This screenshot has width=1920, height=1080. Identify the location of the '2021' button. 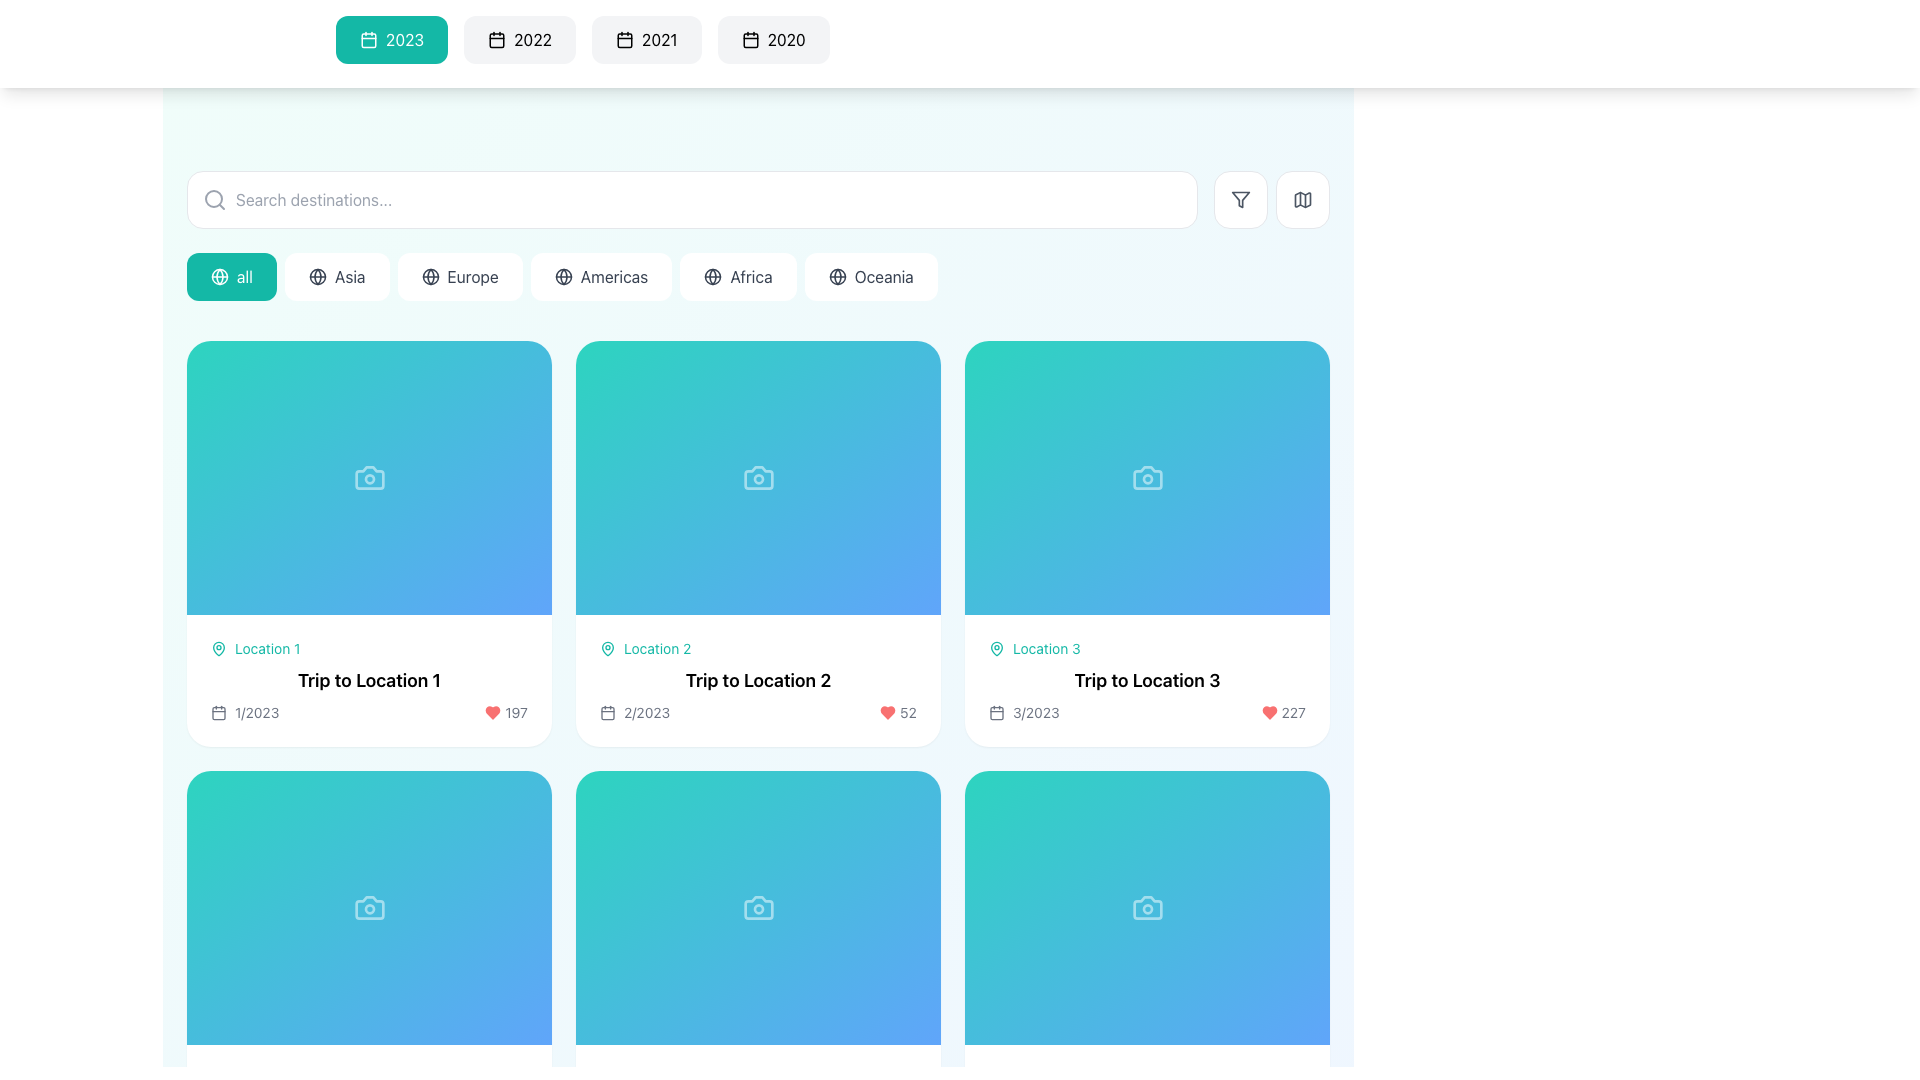
(623, 39).